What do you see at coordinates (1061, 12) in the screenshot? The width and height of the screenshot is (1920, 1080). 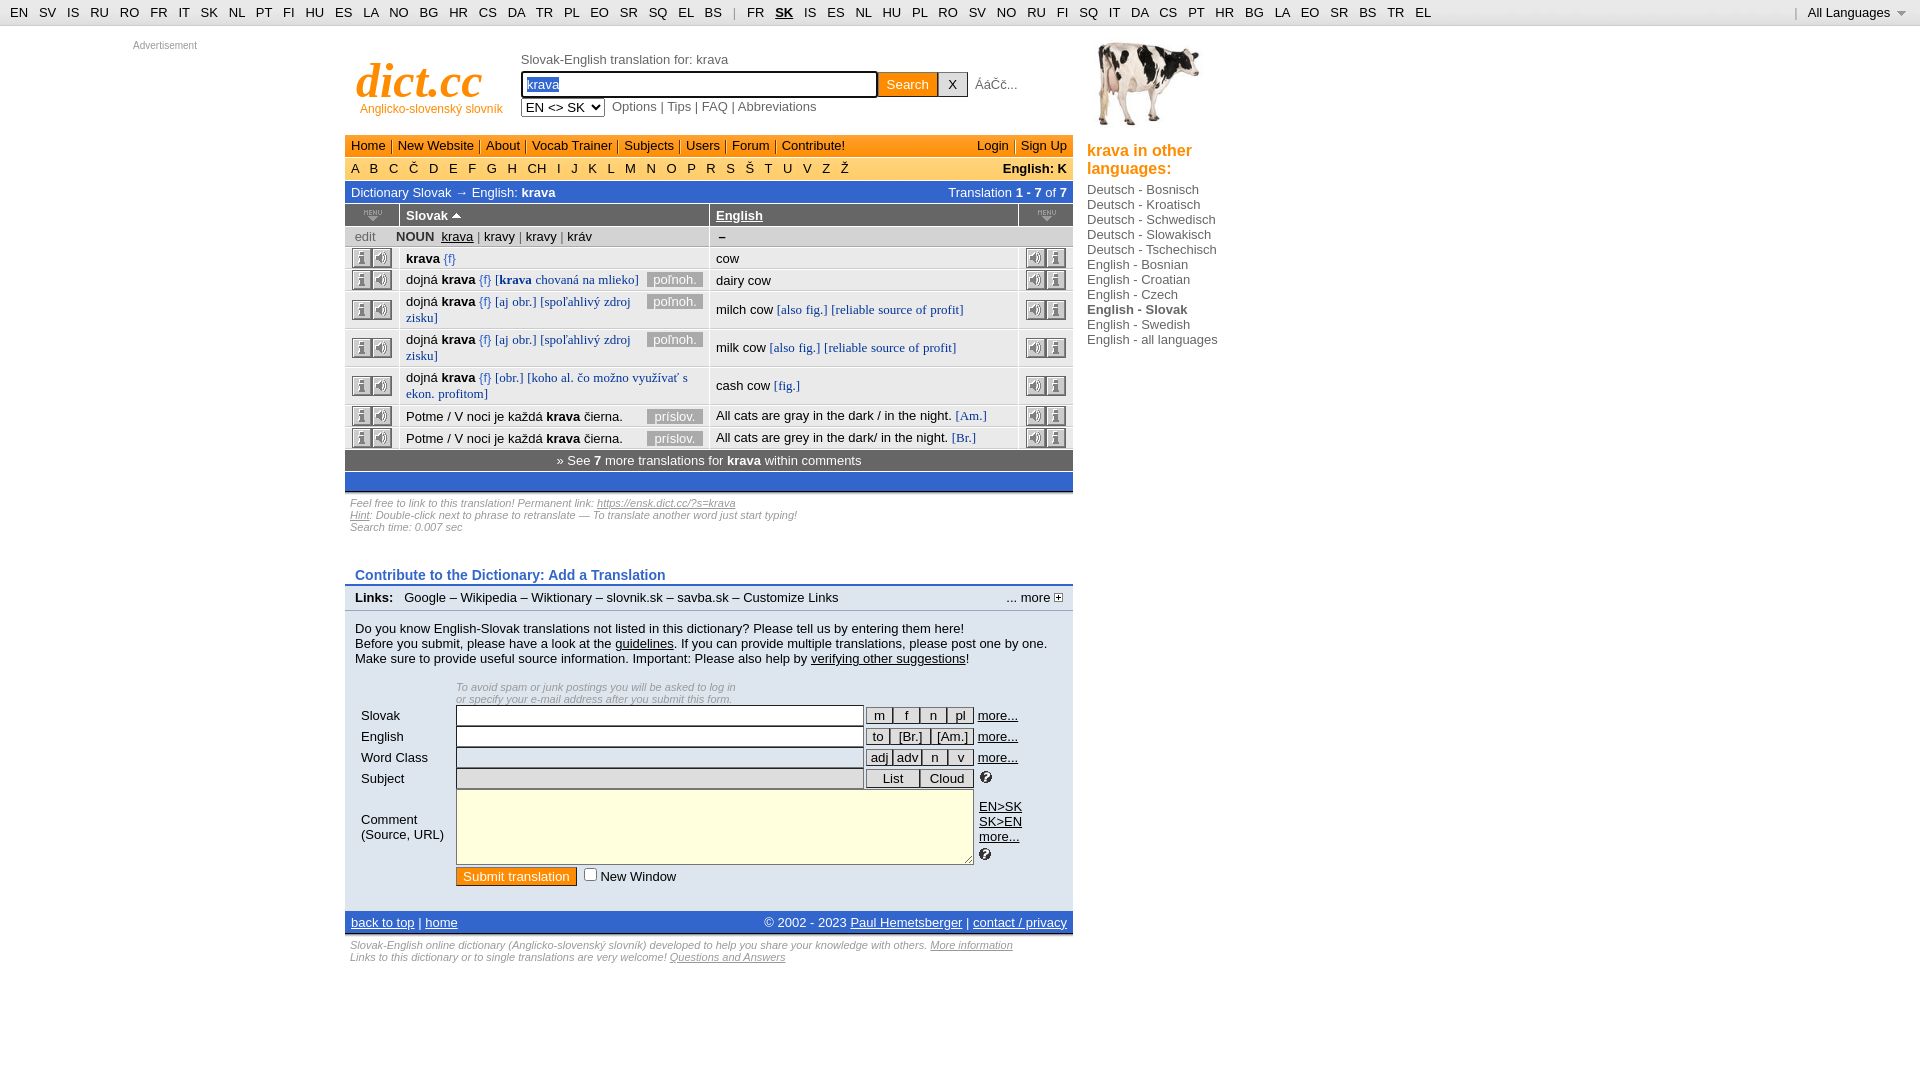 I see `'FI'` at bounding box center [1061, 12].